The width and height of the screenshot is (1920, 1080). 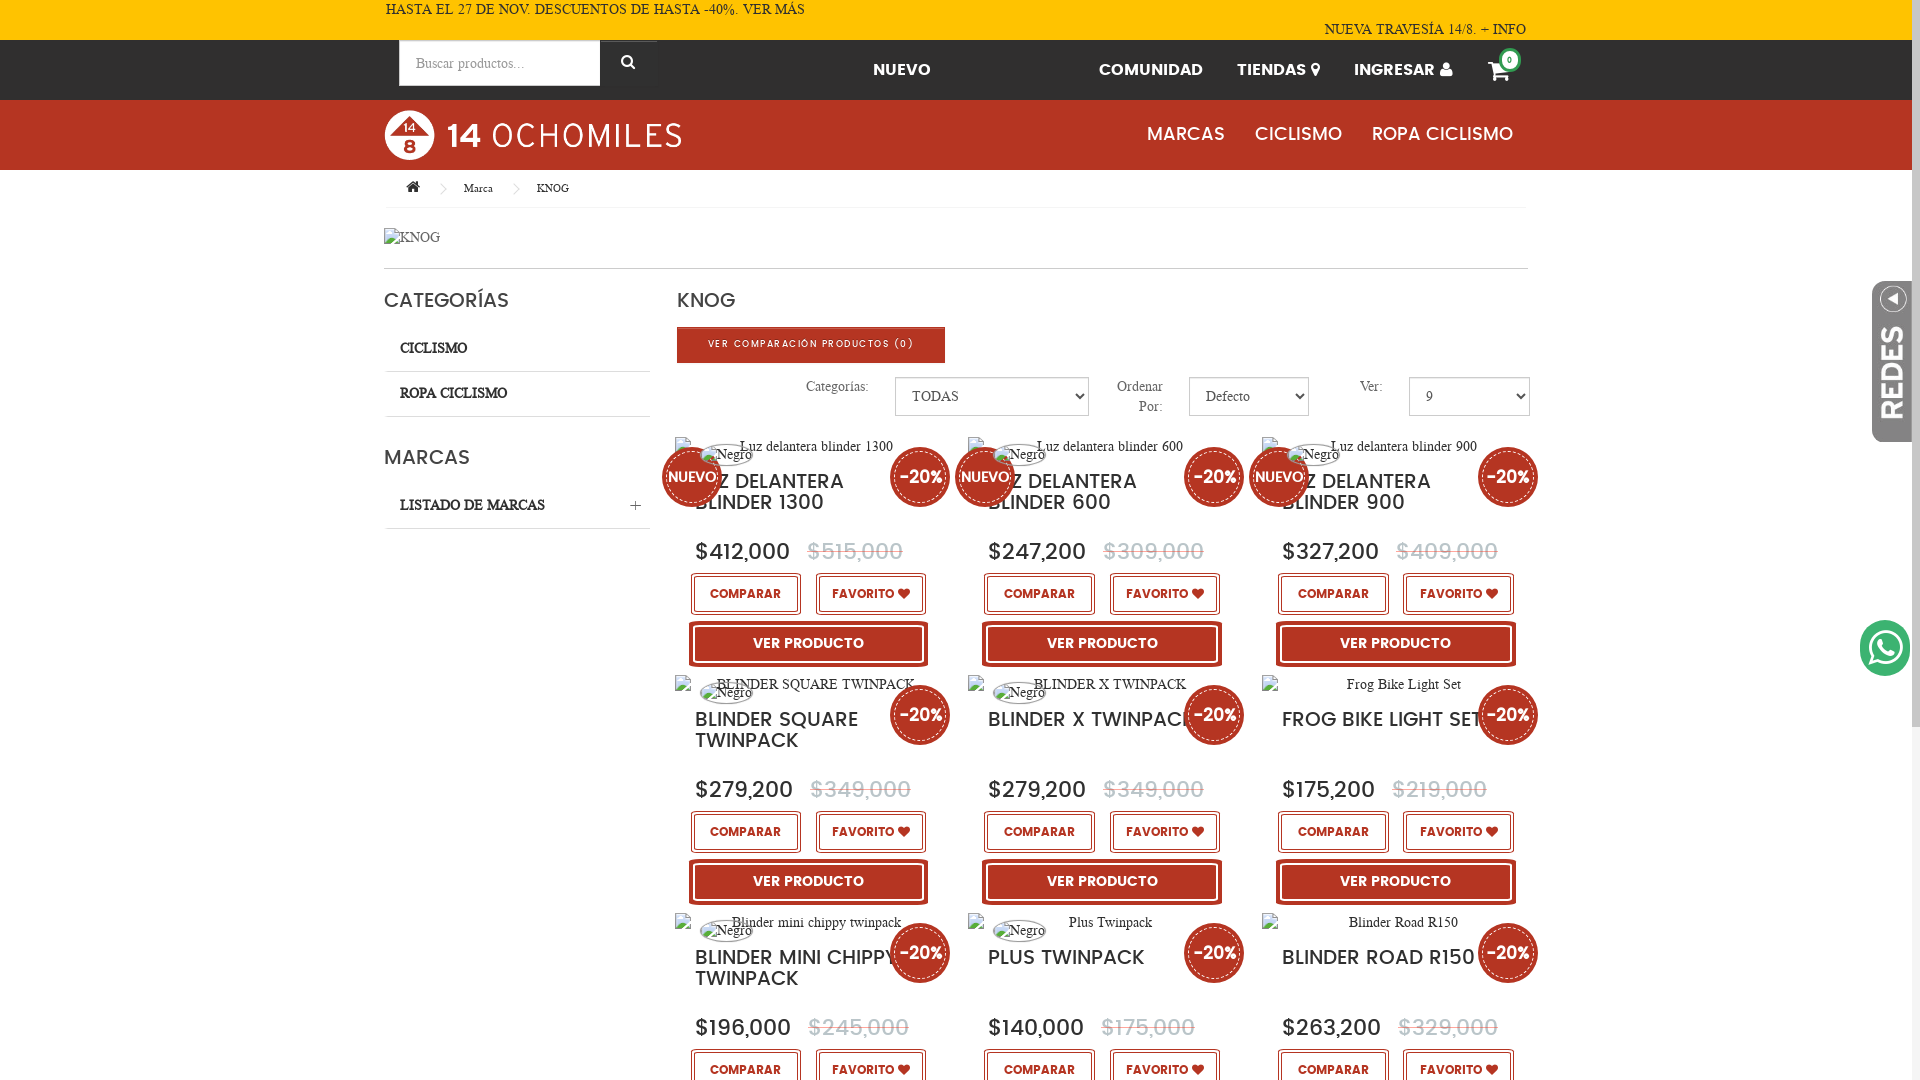 I want to click on 'VER PRODUCTO', so click(x=695, y=643).